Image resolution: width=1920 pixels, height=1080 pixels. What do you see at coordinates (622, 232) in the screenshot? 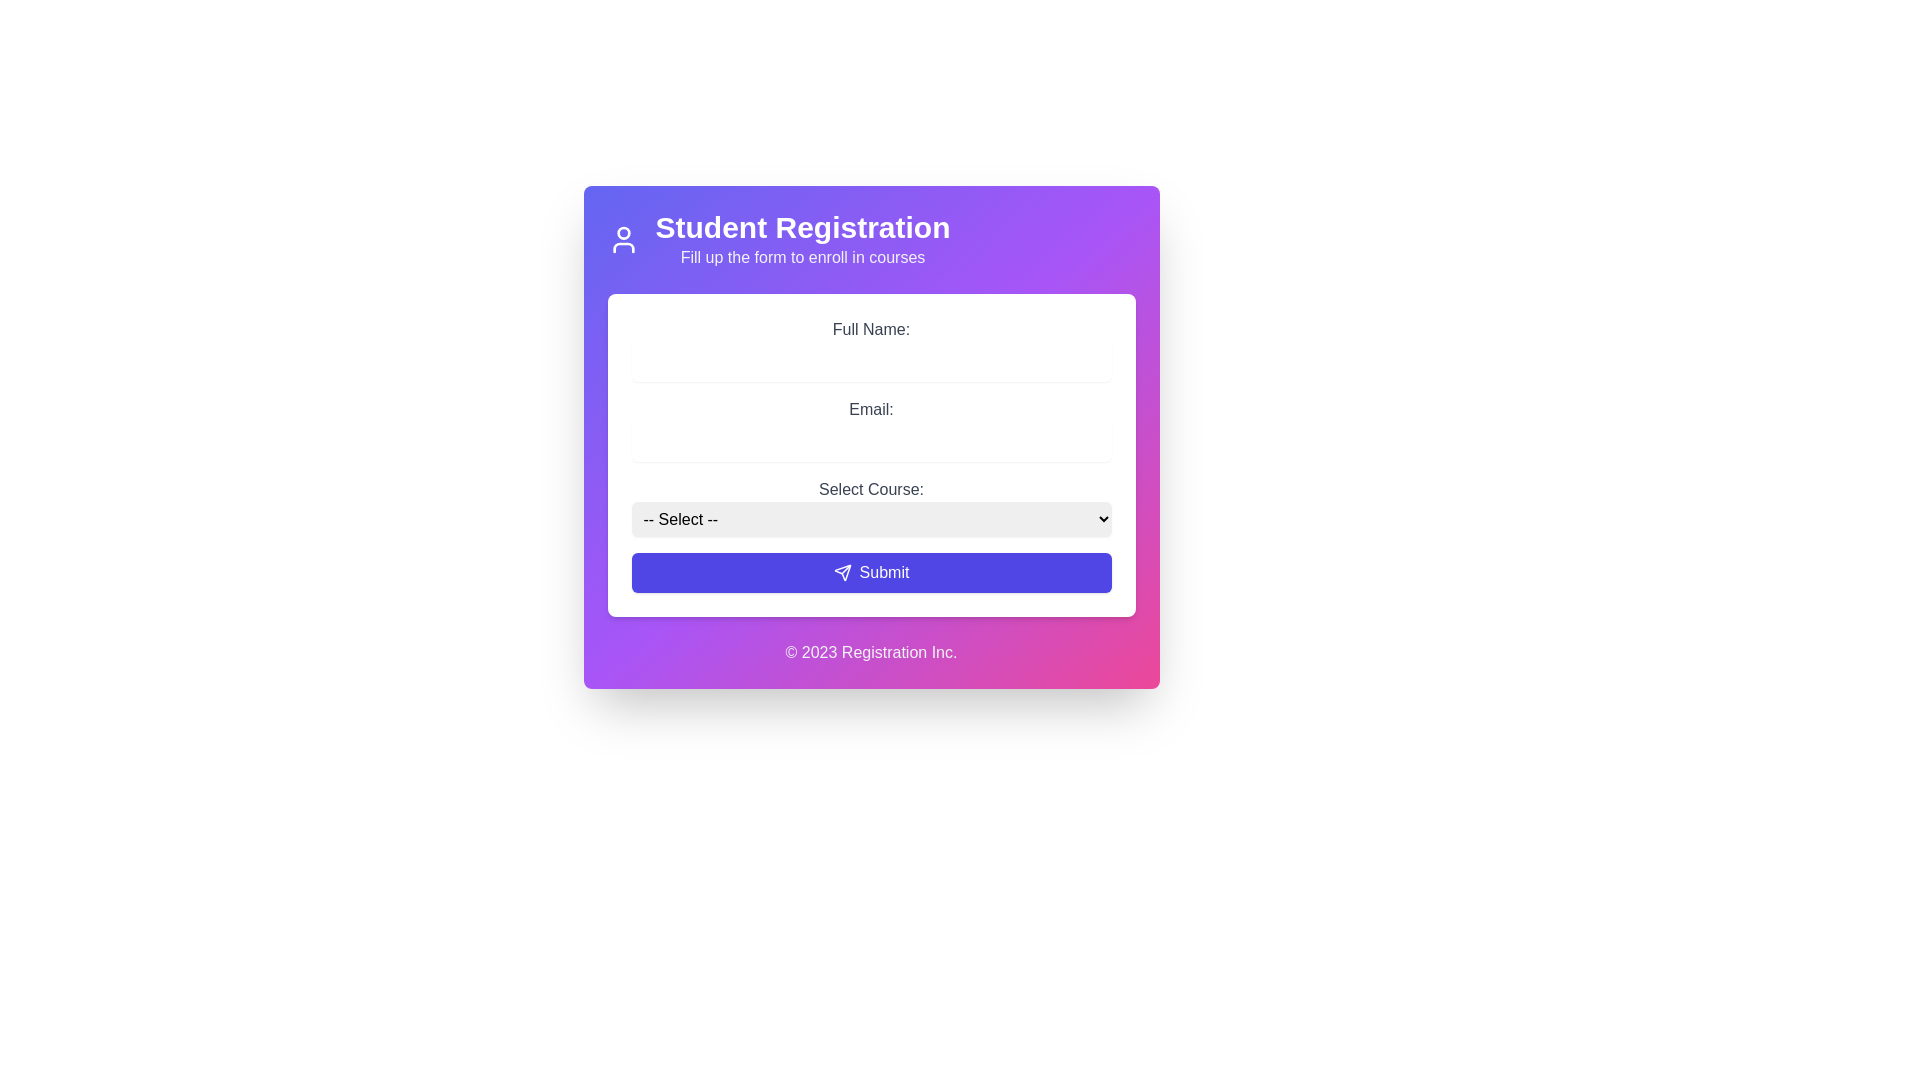
I see `the decorative graphical element that is part of the user icon located at the top-left corner of the form header` at bounding box center [622, 232].